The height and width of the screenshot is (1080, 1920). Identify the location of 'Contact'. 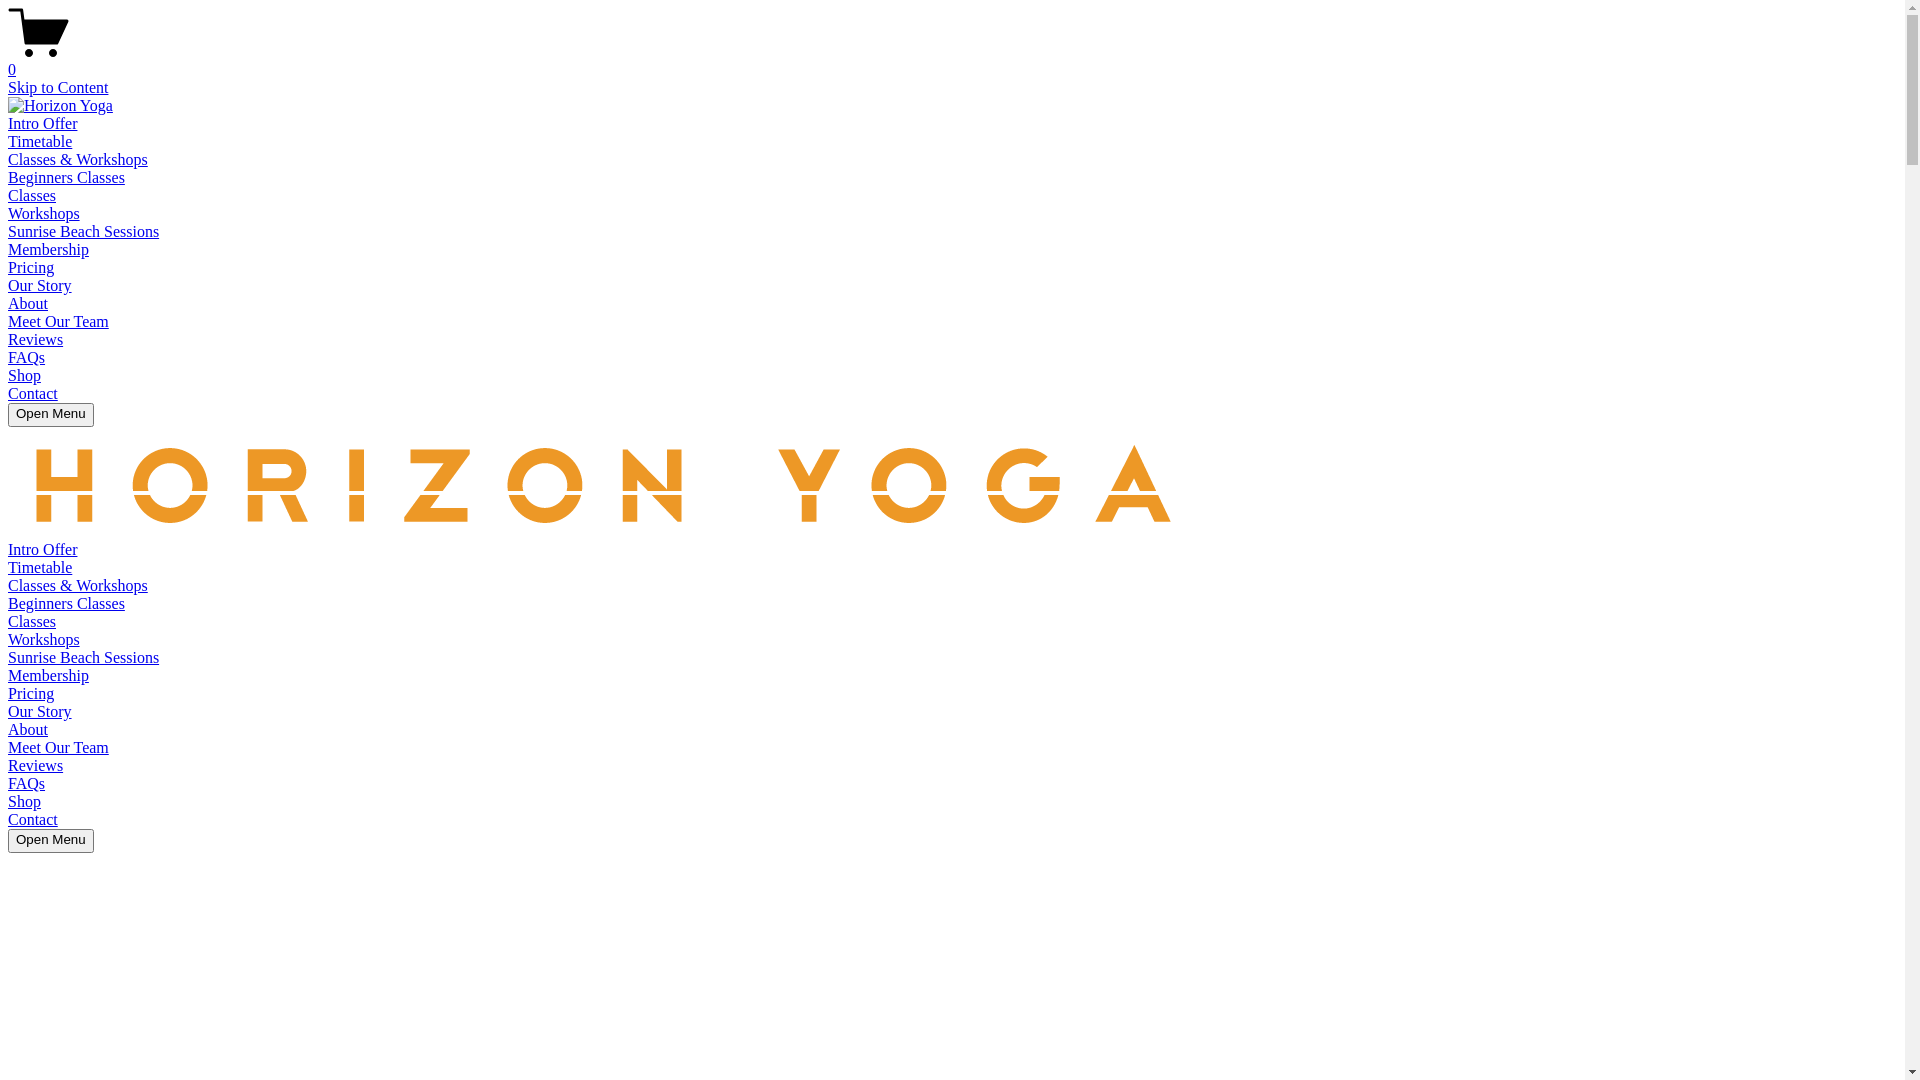
(33, 819).